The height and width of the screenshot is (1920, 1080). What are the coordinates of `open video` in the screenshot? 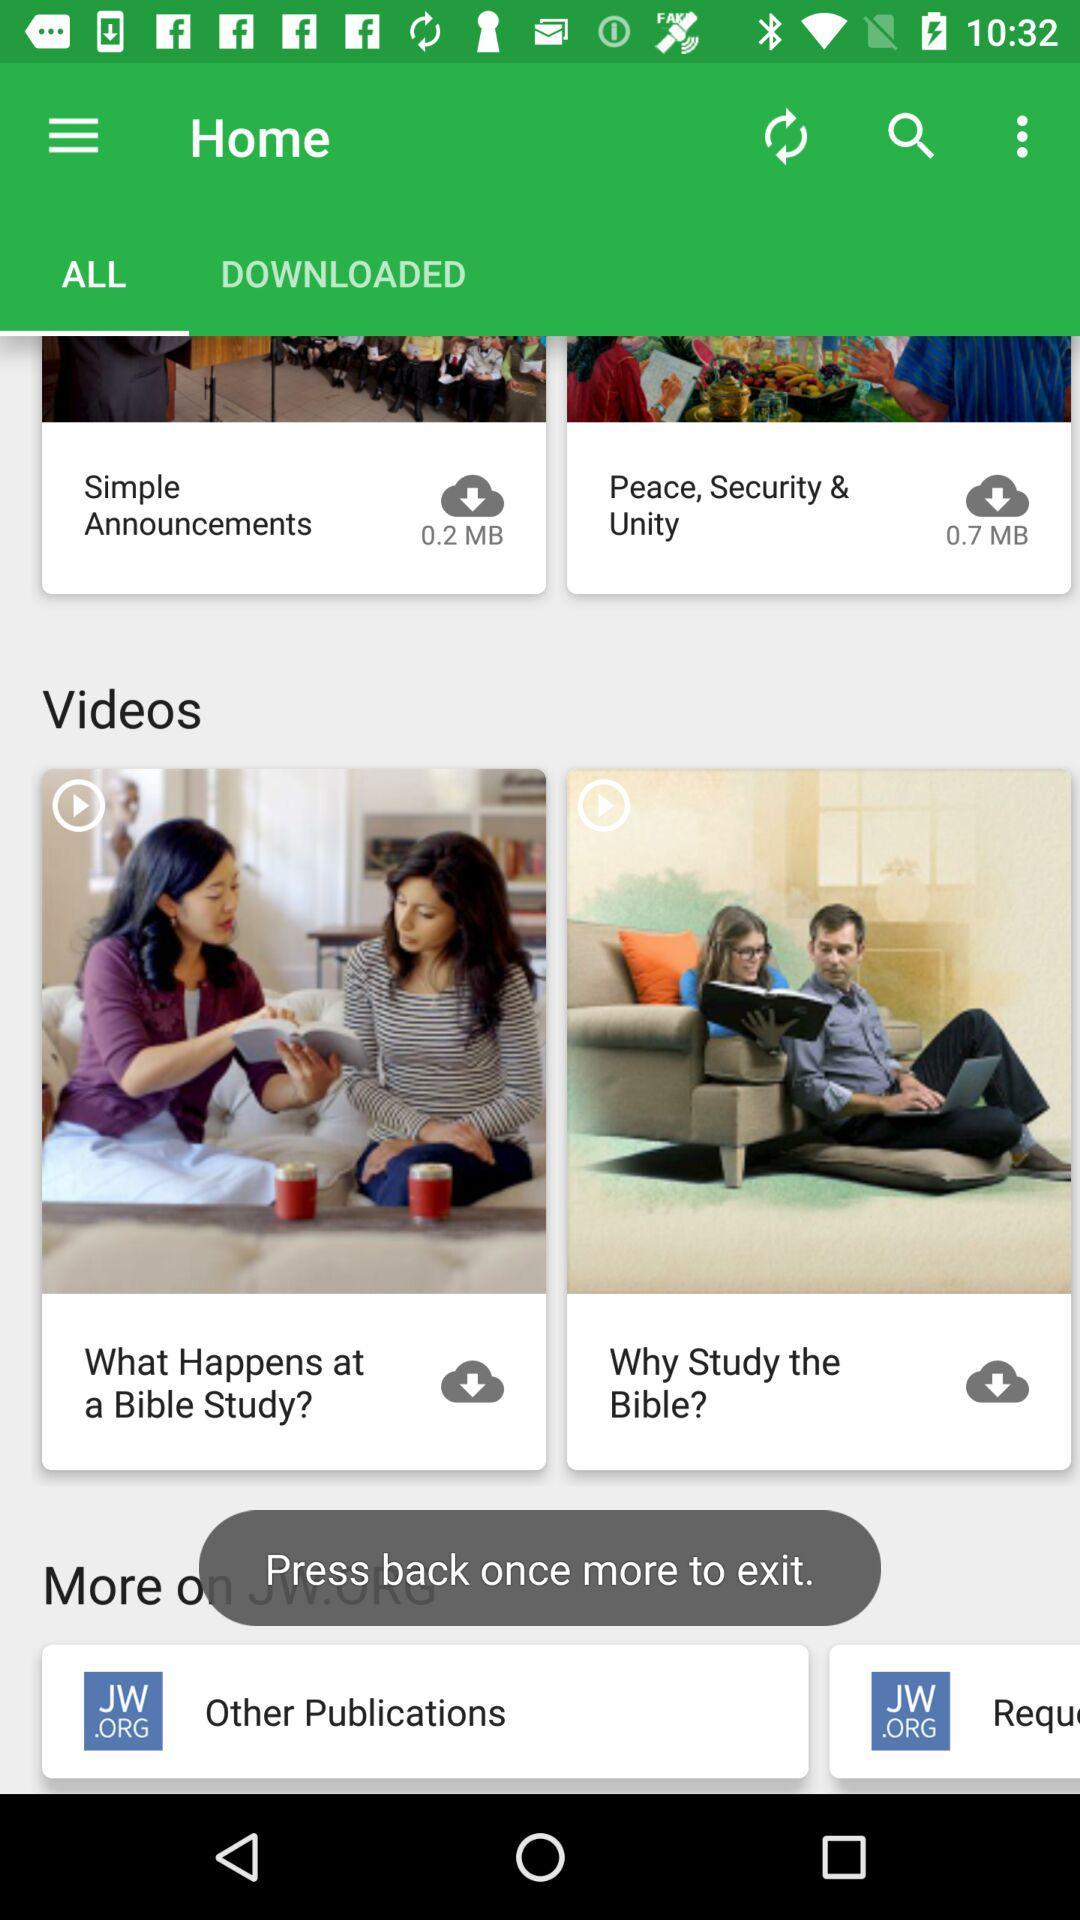 It's located at (818, 379).